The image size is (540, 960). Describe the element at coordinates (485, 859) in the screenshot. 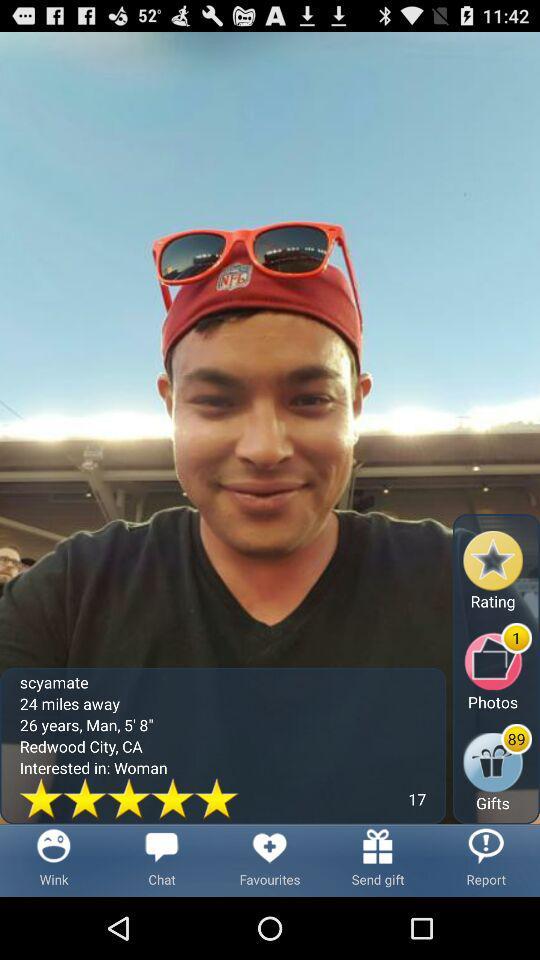

I see `report` at that location.